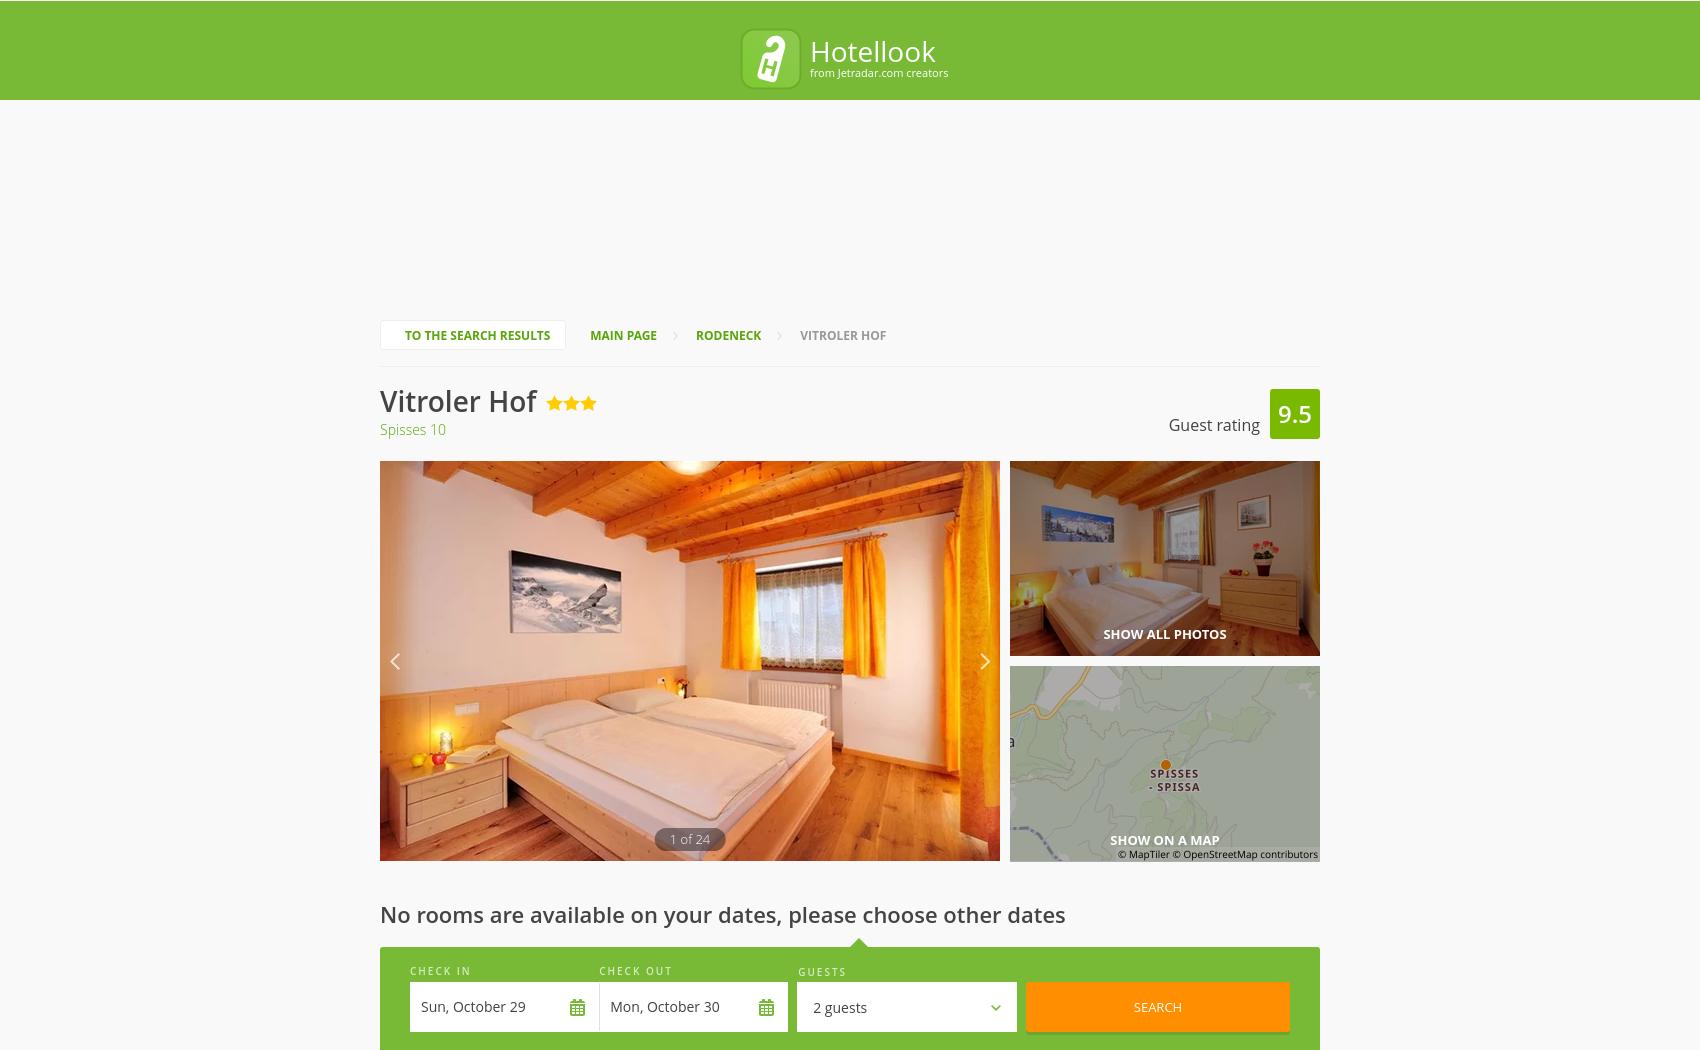  I want to click on 'Hotel', so click(648, 564).